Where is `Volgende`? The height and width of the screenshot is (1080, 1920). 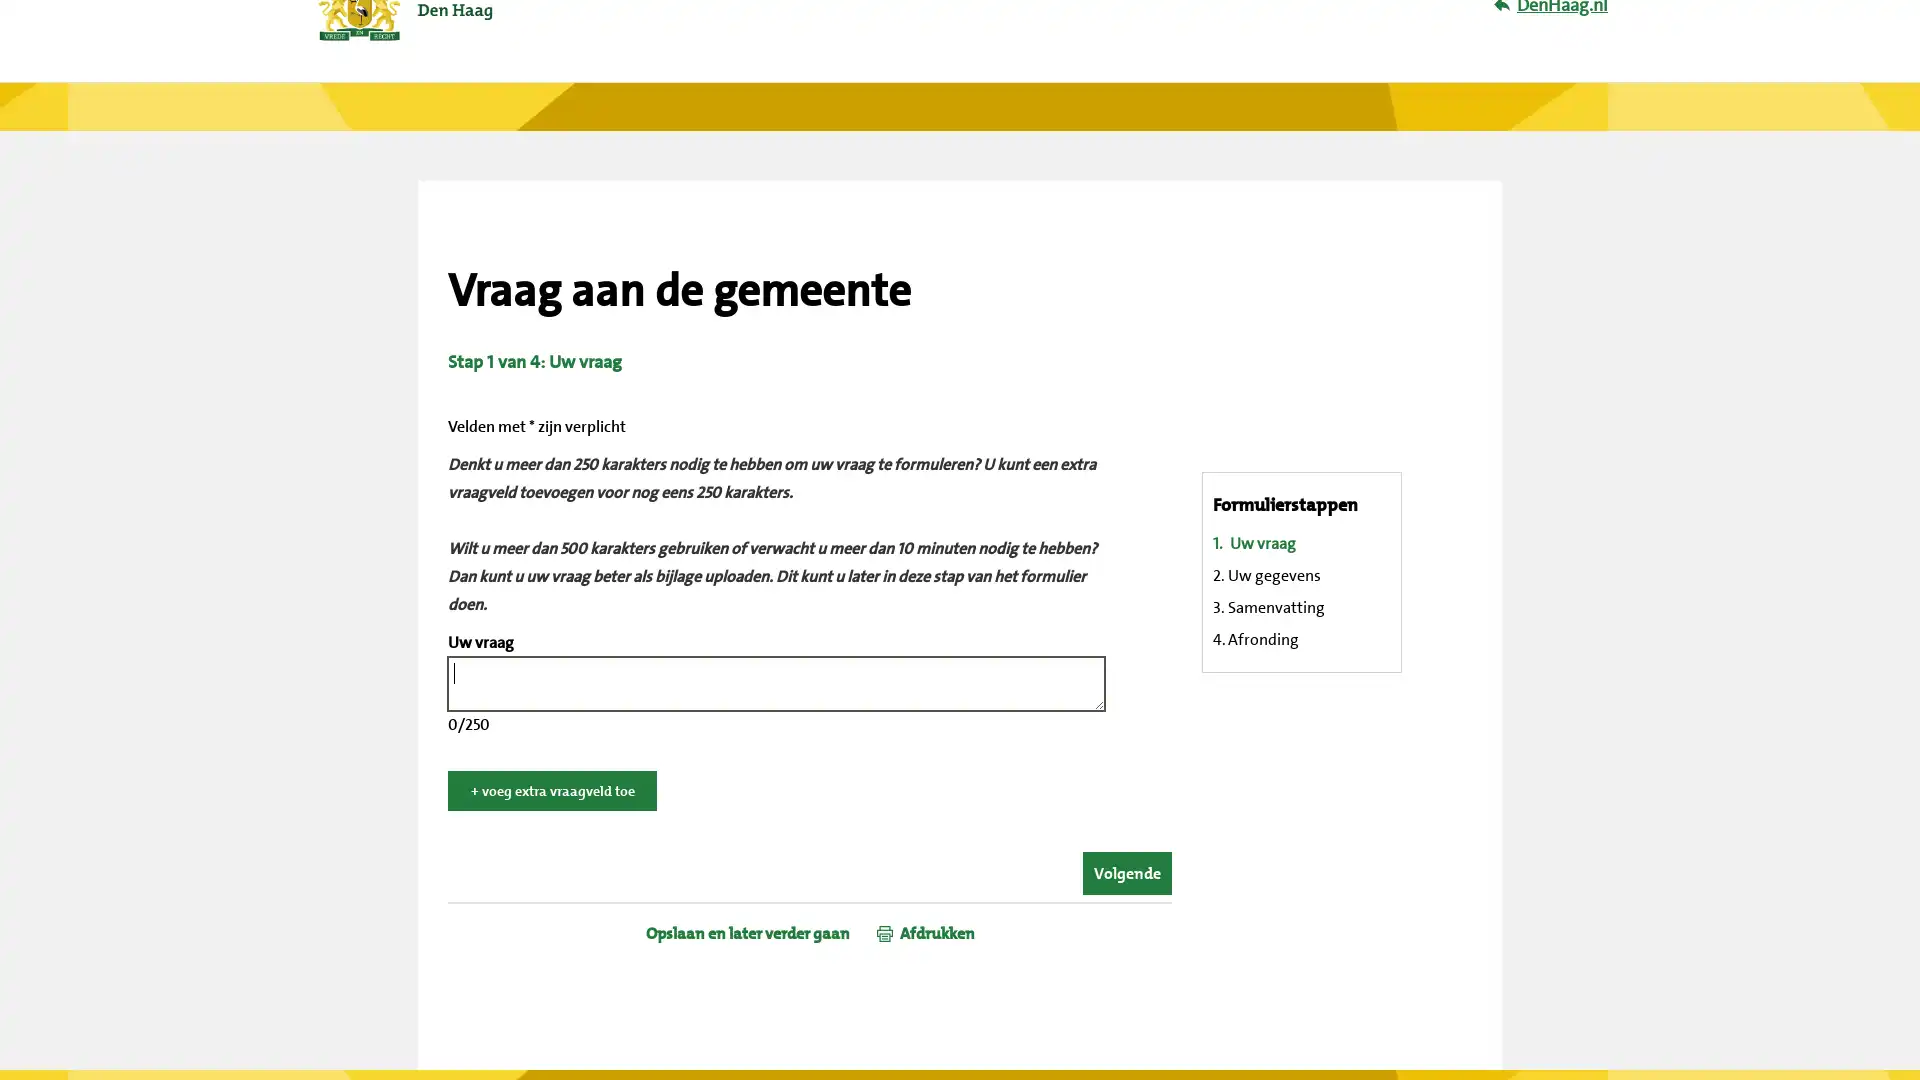 Volgende is located at coordinates (1127, 872).